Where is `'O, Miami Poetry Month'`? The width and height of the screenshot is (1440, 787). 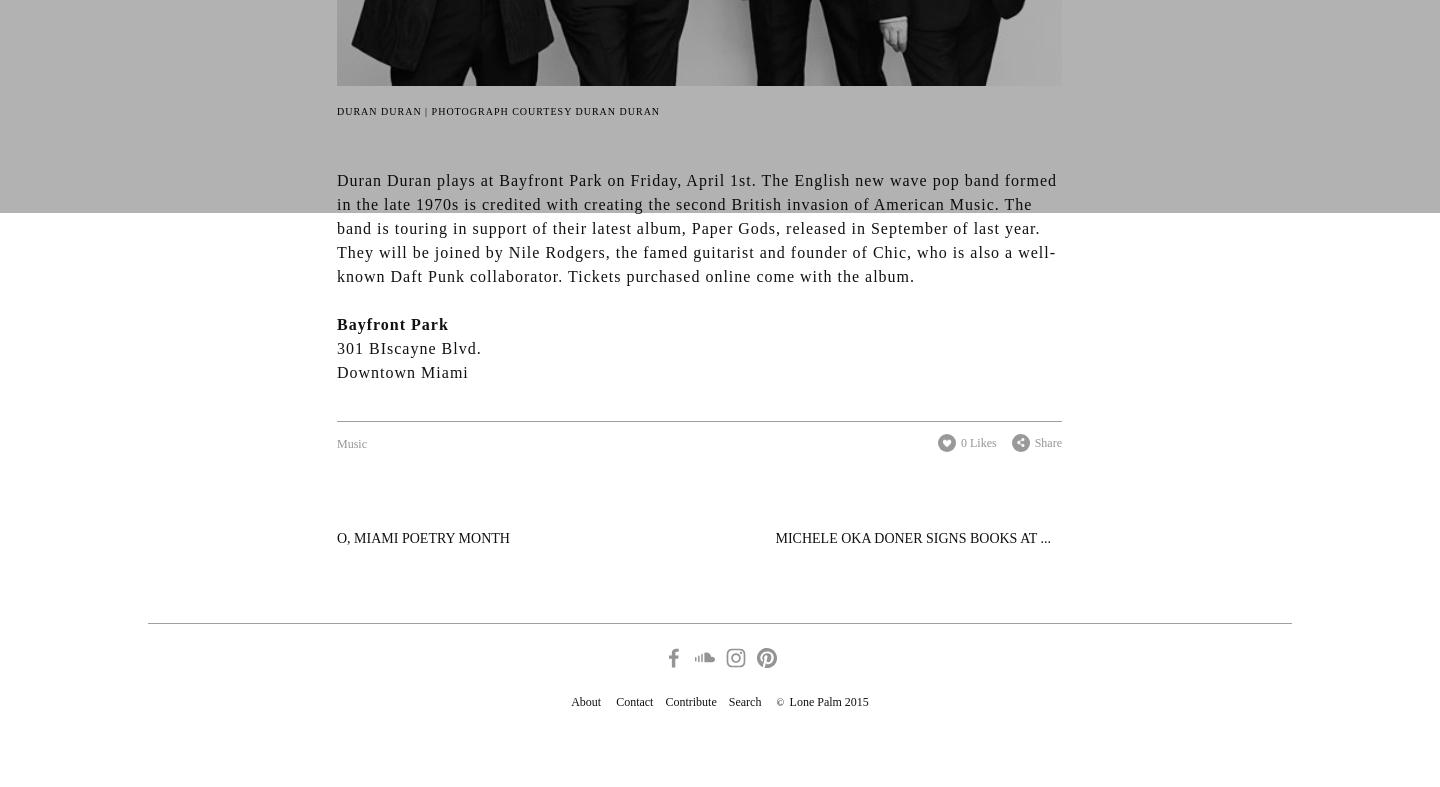 'O, Miami Poetry Month' is located at coordinates (423, 537).